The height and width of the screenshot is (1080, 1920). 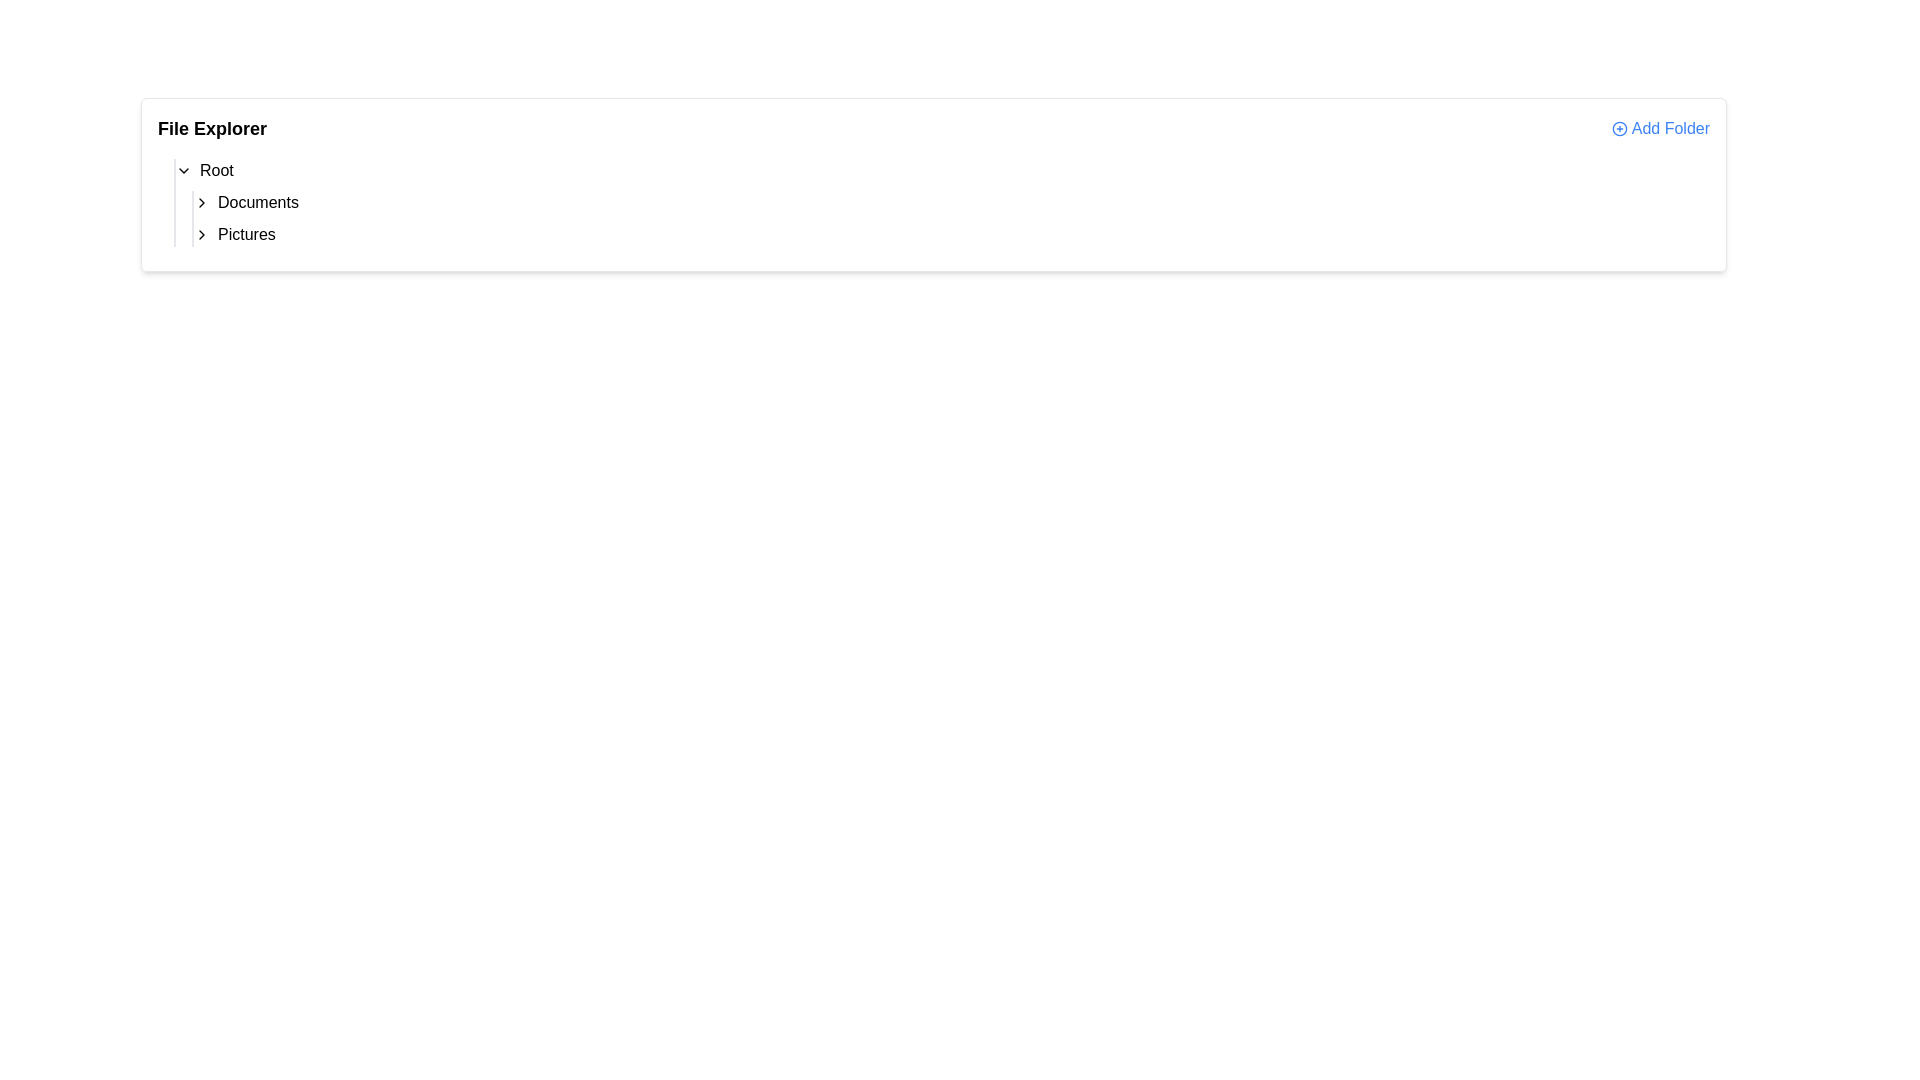 What do you see at coordinates (245, 234) in the screenshot?
I see `the 'Pictures' text label located in the file explorer interface` at bounding box center [245, 234].